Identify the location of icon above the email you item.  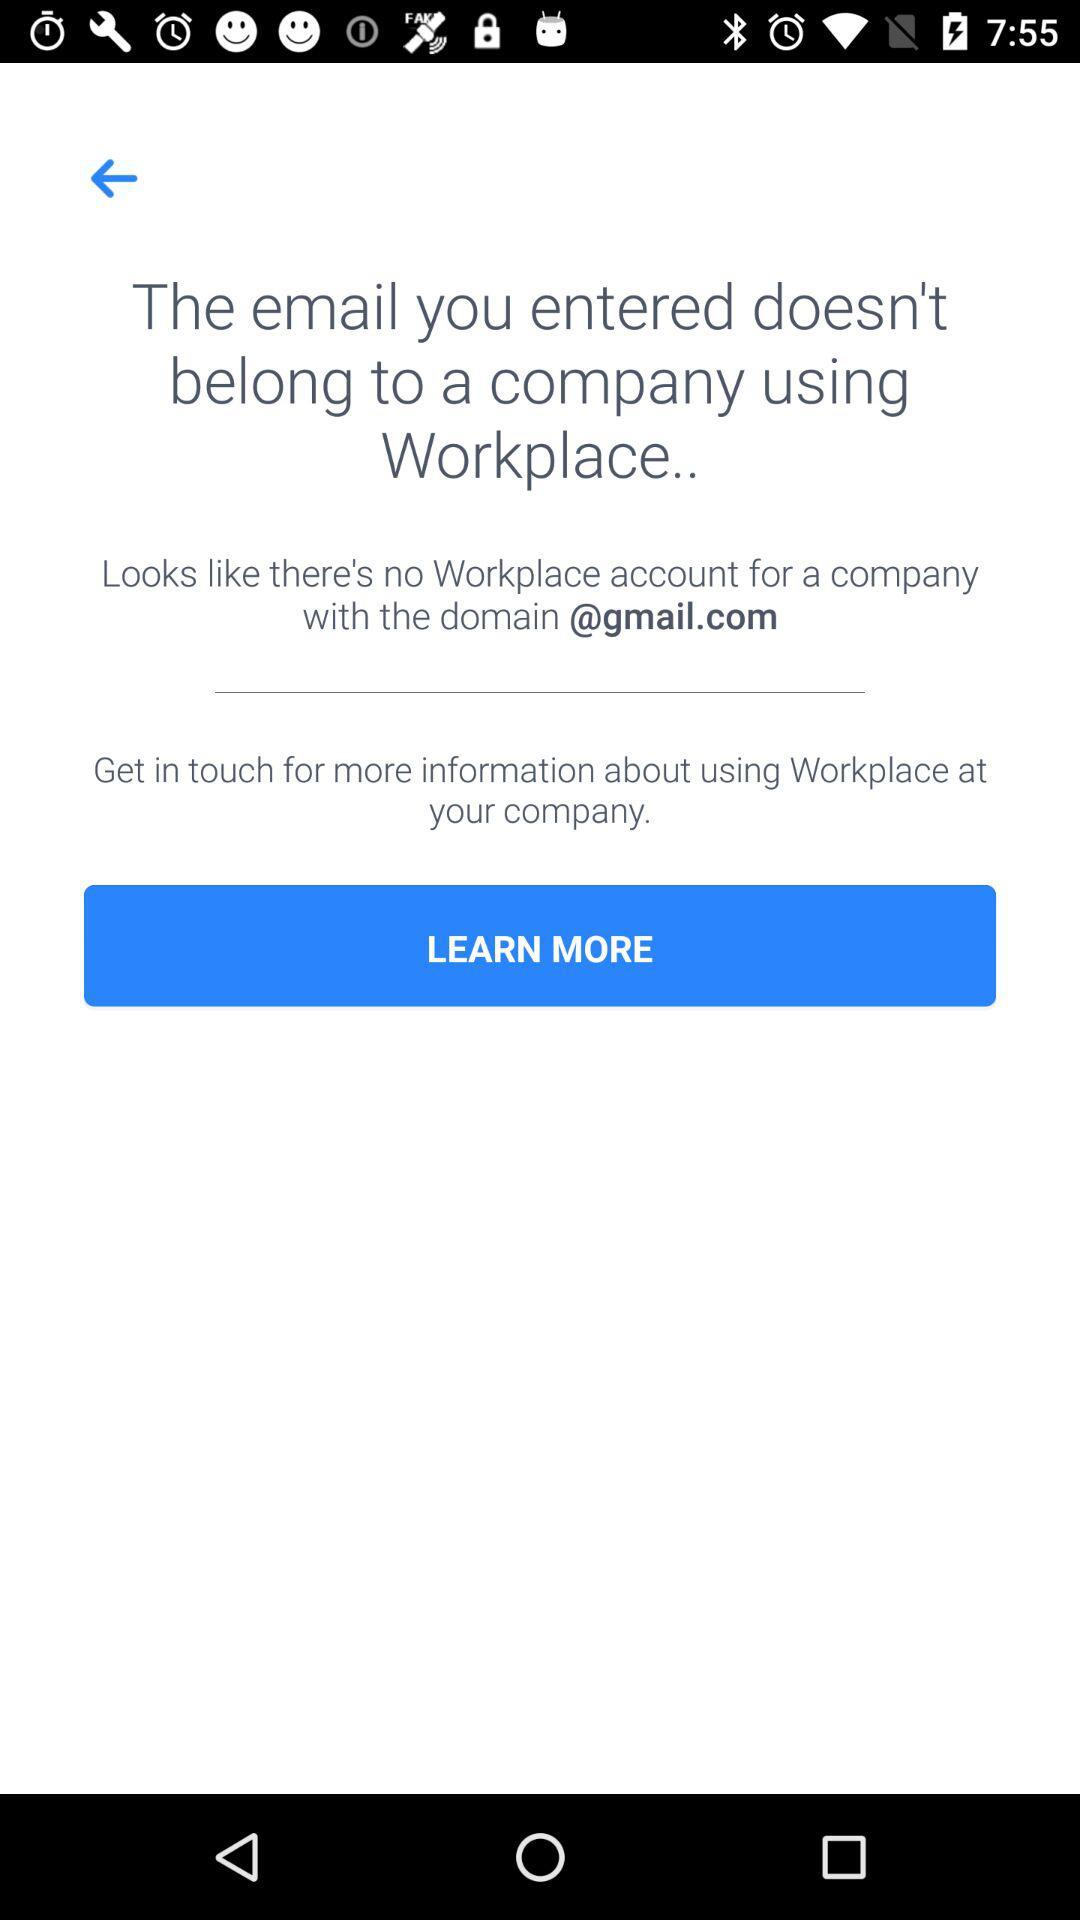
(115, 178).